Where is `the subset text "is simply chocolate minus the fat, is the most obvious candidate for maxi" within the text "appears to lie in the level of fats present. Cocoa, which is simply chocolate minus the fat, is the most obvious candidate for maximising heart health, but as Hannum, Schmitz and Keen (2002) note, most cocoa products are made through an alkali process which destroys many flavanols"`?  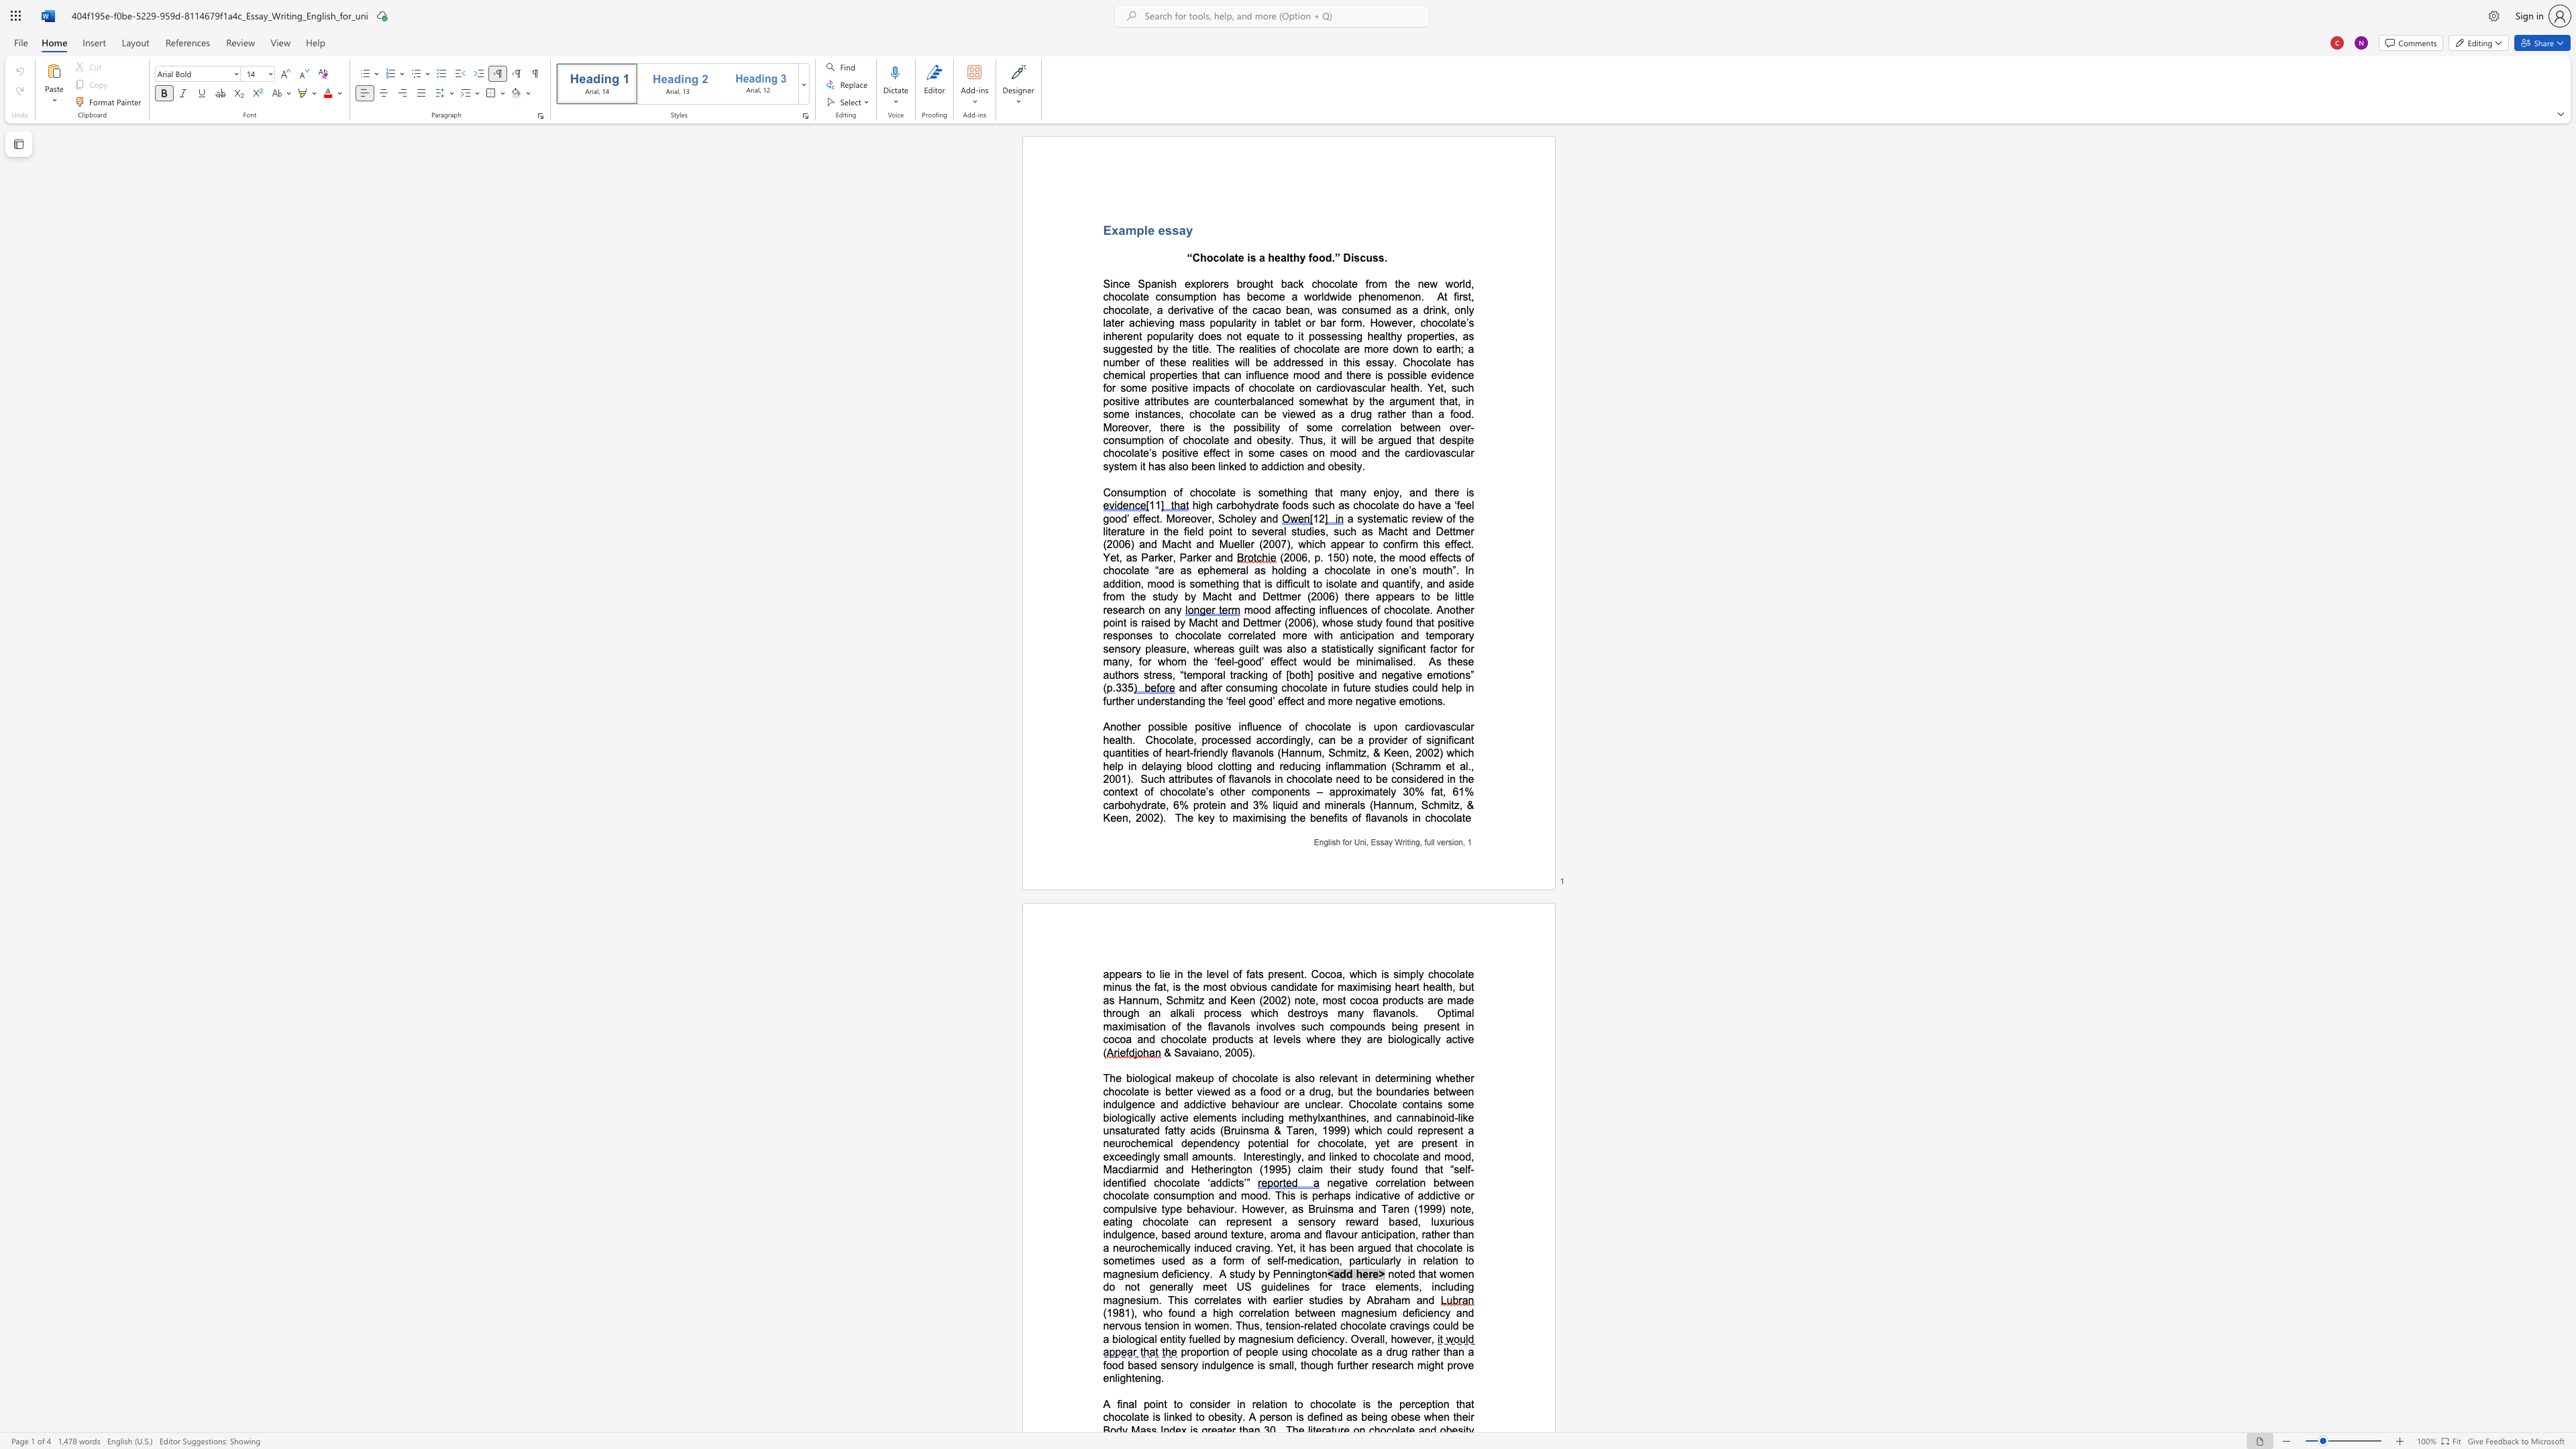
the subset text "is simply chocolate minus the fat, is the most obvious candidate for maxi" within the text "appears to lie in the level of fats present. Cocoa, which is simply chocolate minus the fat, is the most obvious candidate for maximising heart health, but as Hannum, Schmitz and Keen (2002) note, most cocoa products are made through an alkali process which destroys many flavanols" is located at coordinates (1380, 974).